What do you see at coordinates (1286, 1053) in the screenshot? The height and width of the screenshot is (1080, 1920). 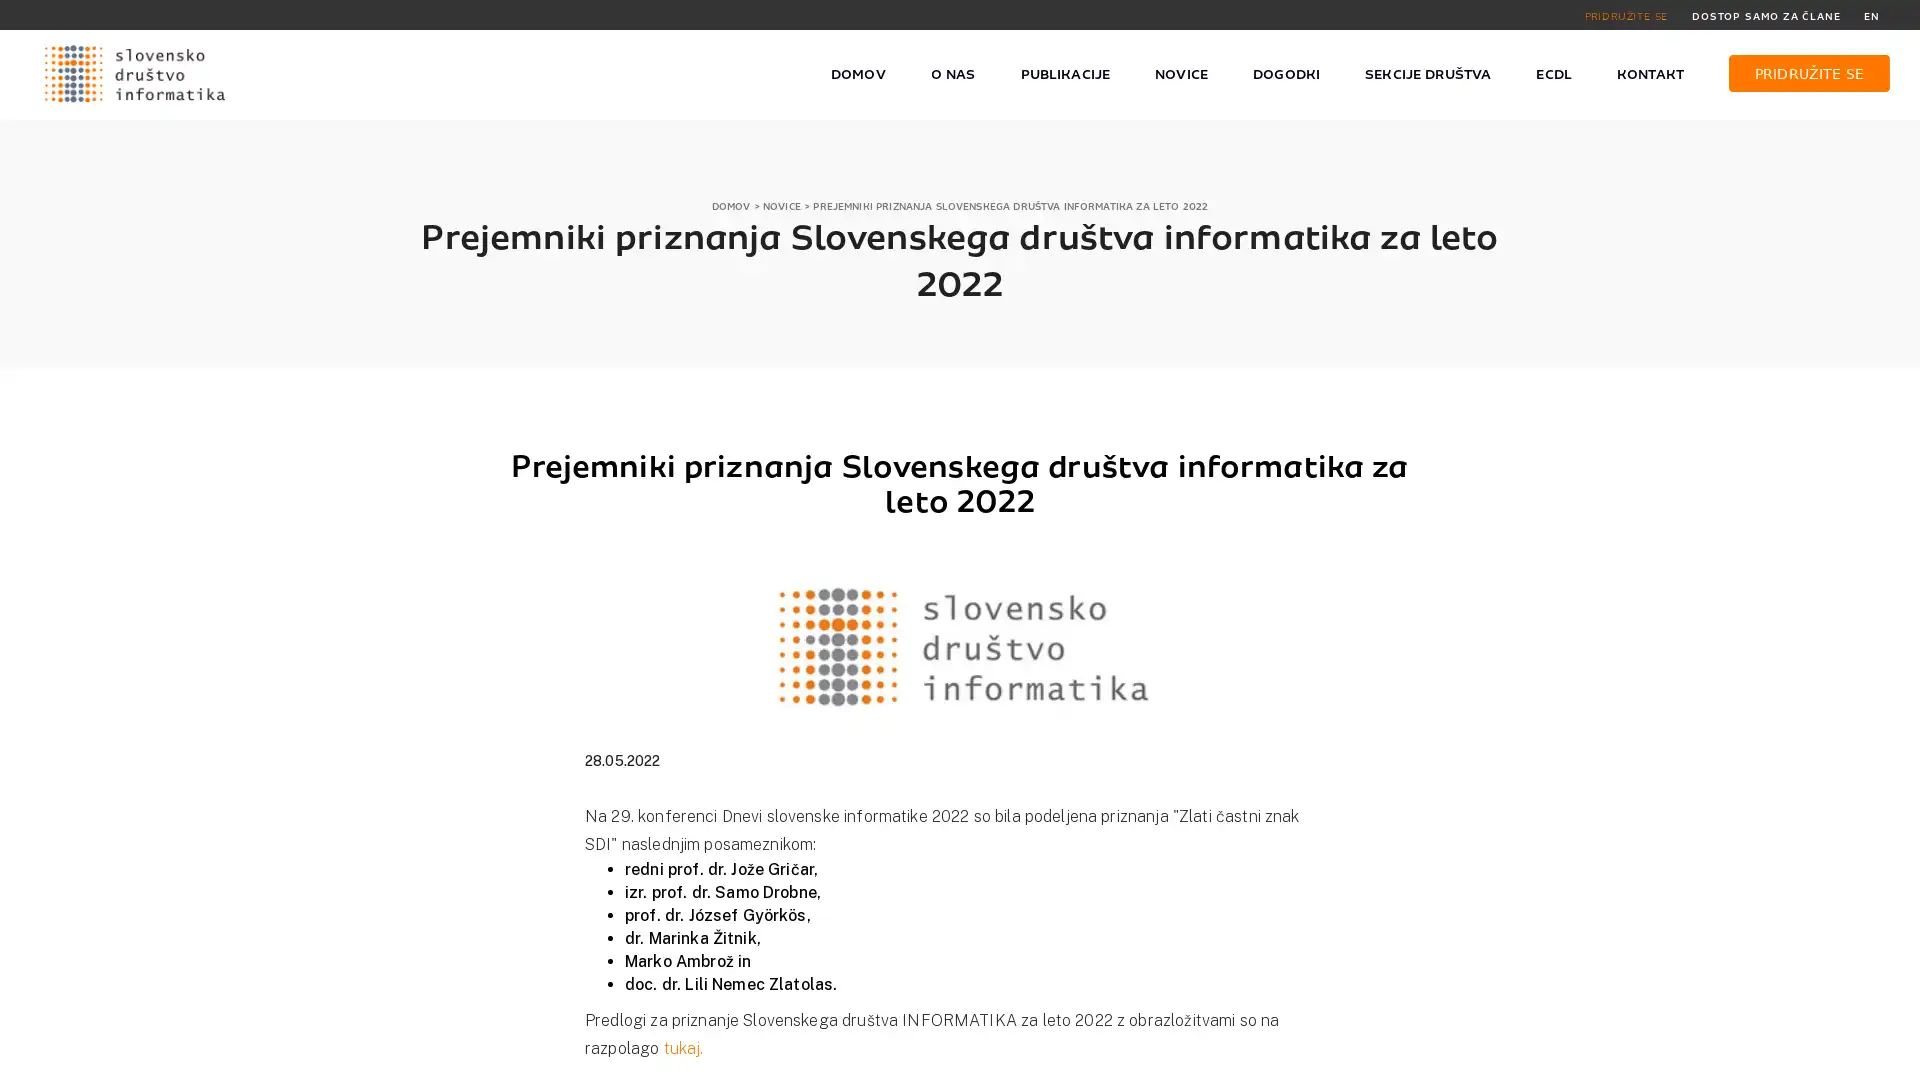 I see `Sprejmi piskotke` at bounding box center [1286, 1053].